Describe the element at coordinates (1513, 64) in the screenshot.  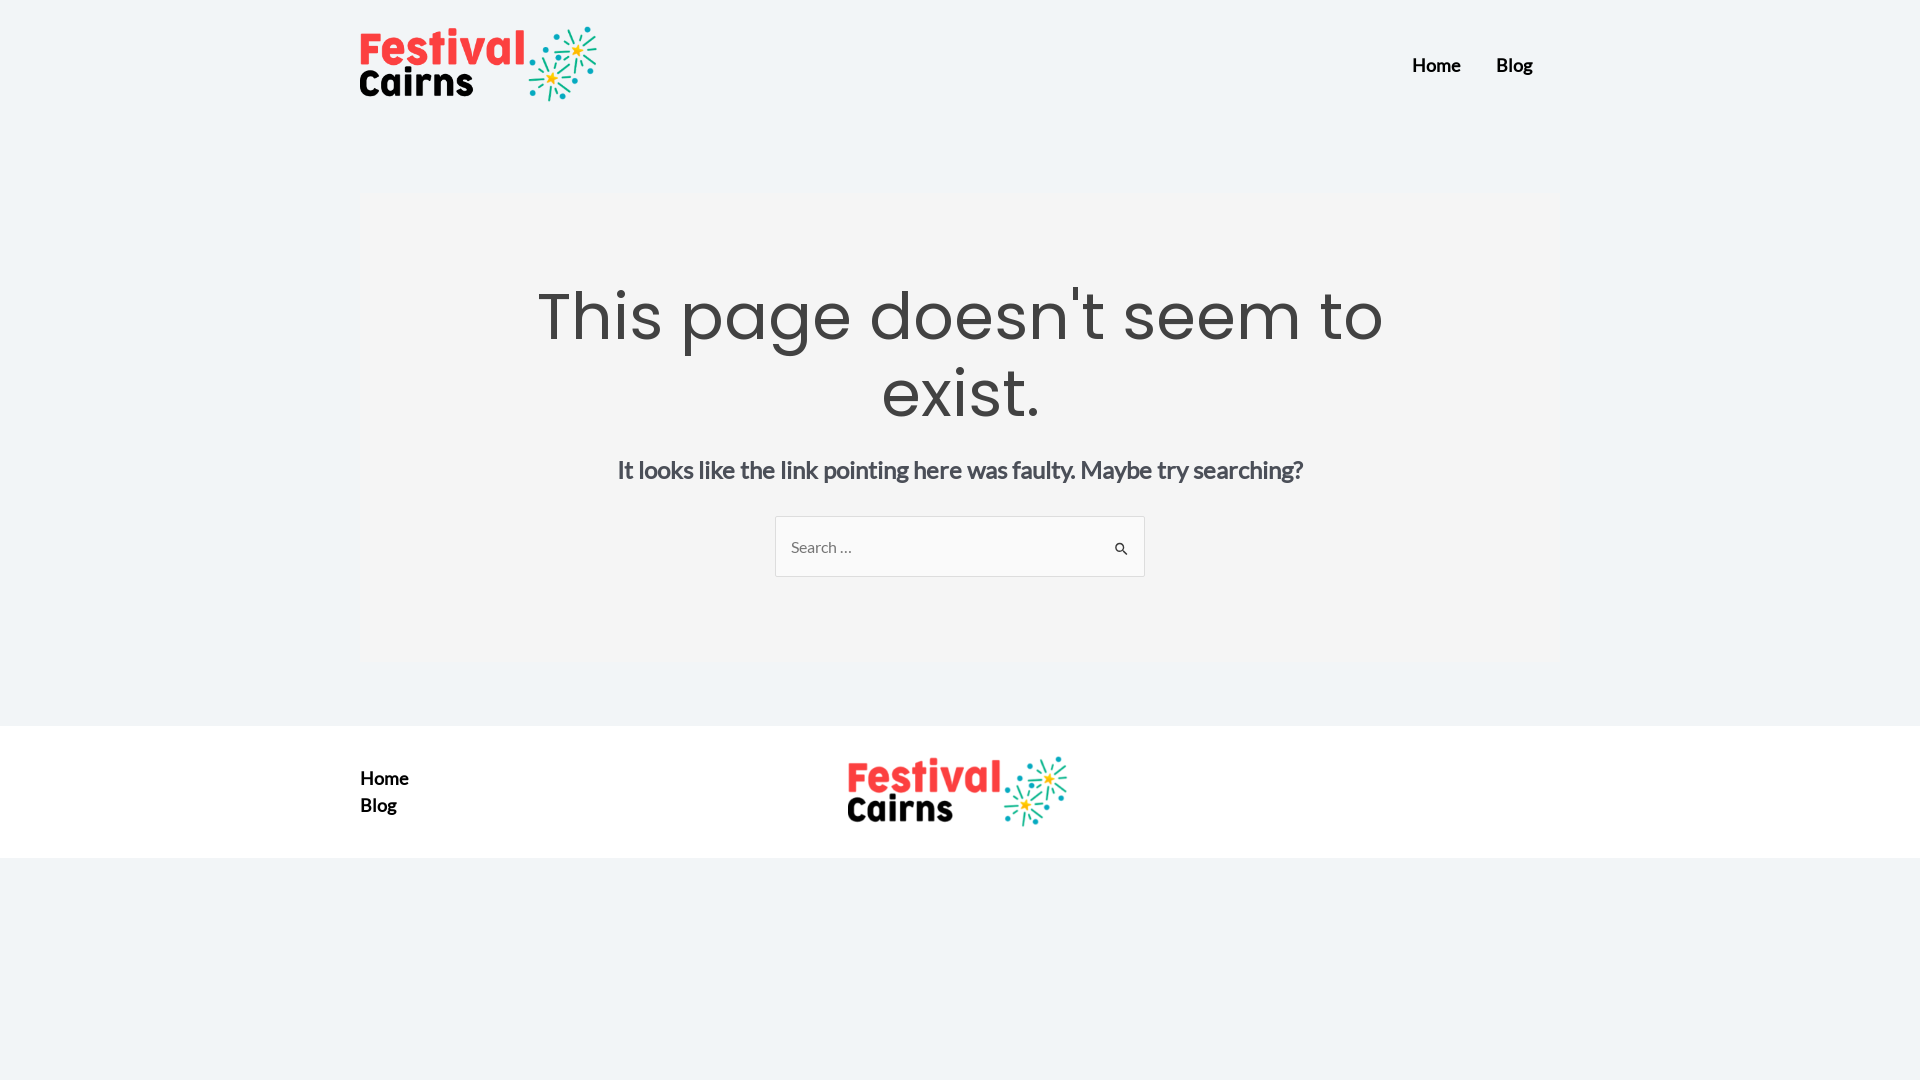
I see `'Blog'` at that location.